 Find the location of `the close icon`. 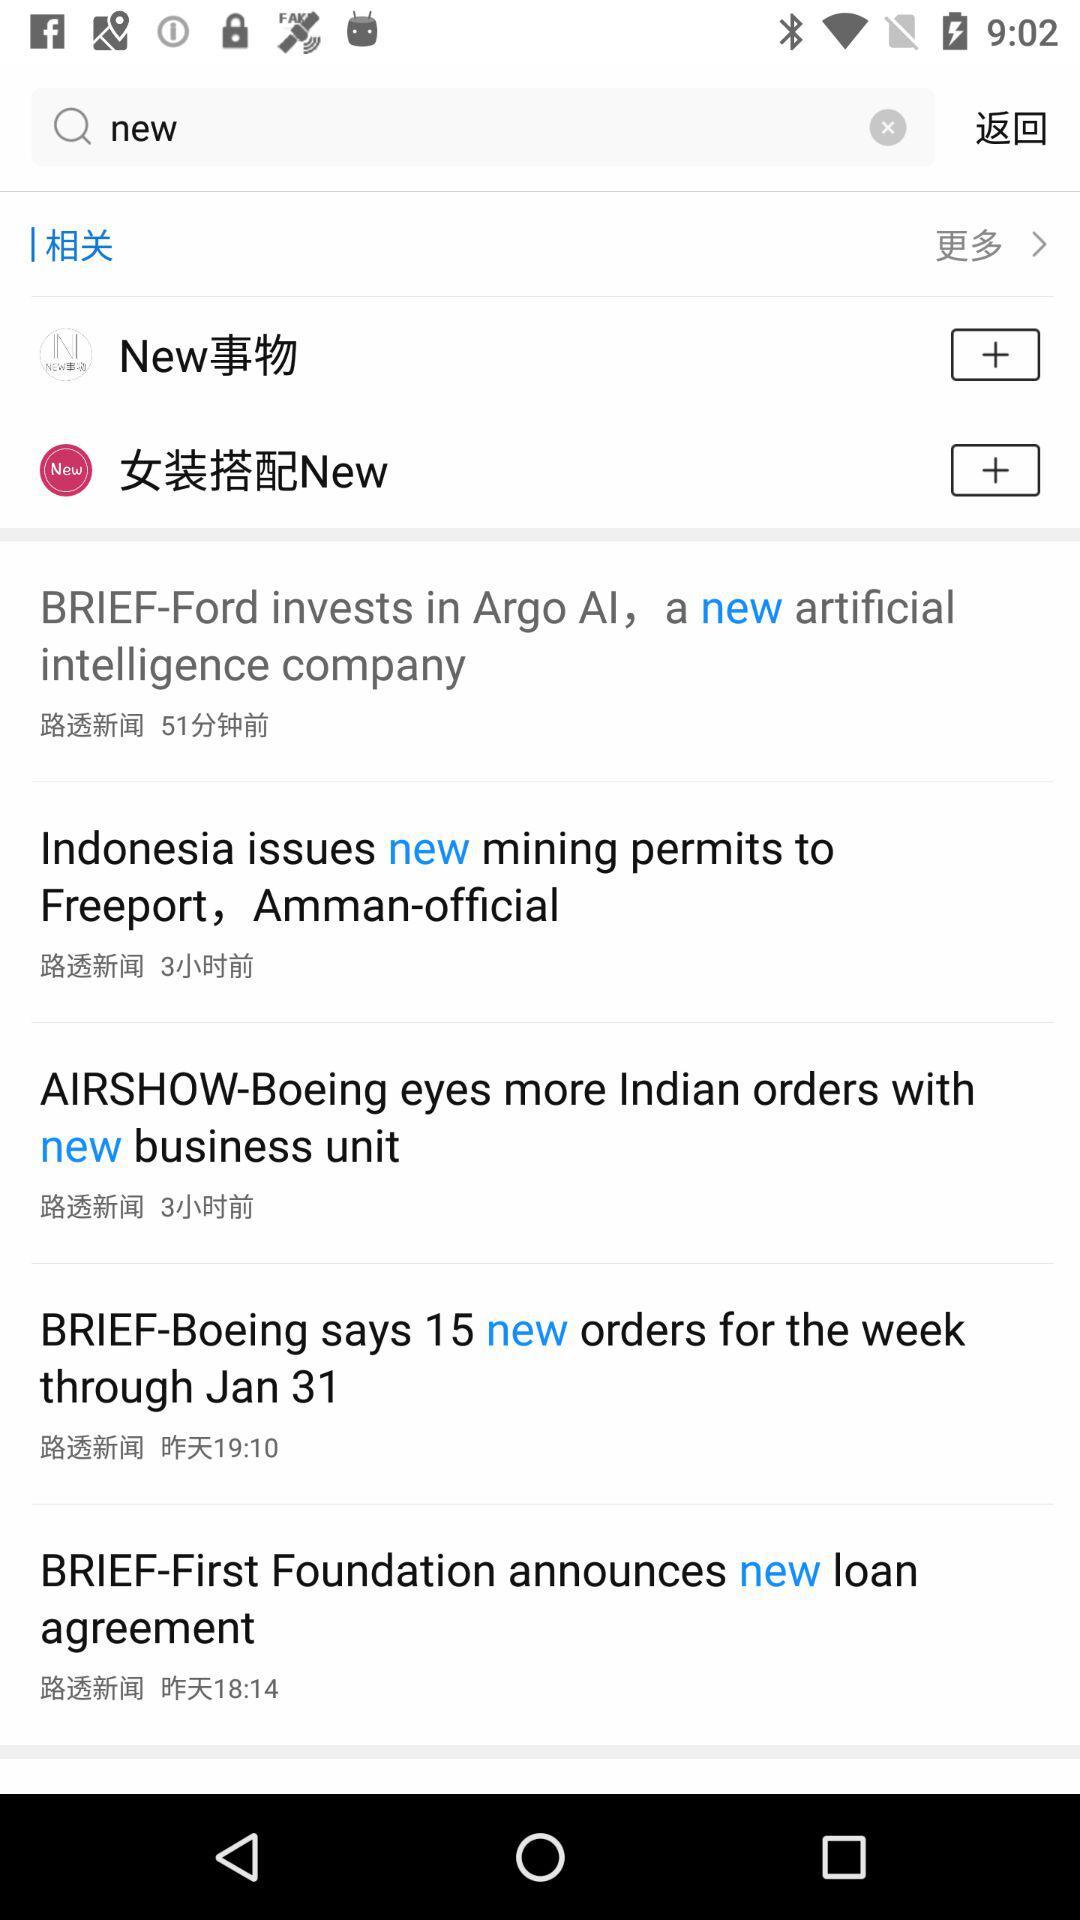

the close icon is located at coordinates (886, 126).